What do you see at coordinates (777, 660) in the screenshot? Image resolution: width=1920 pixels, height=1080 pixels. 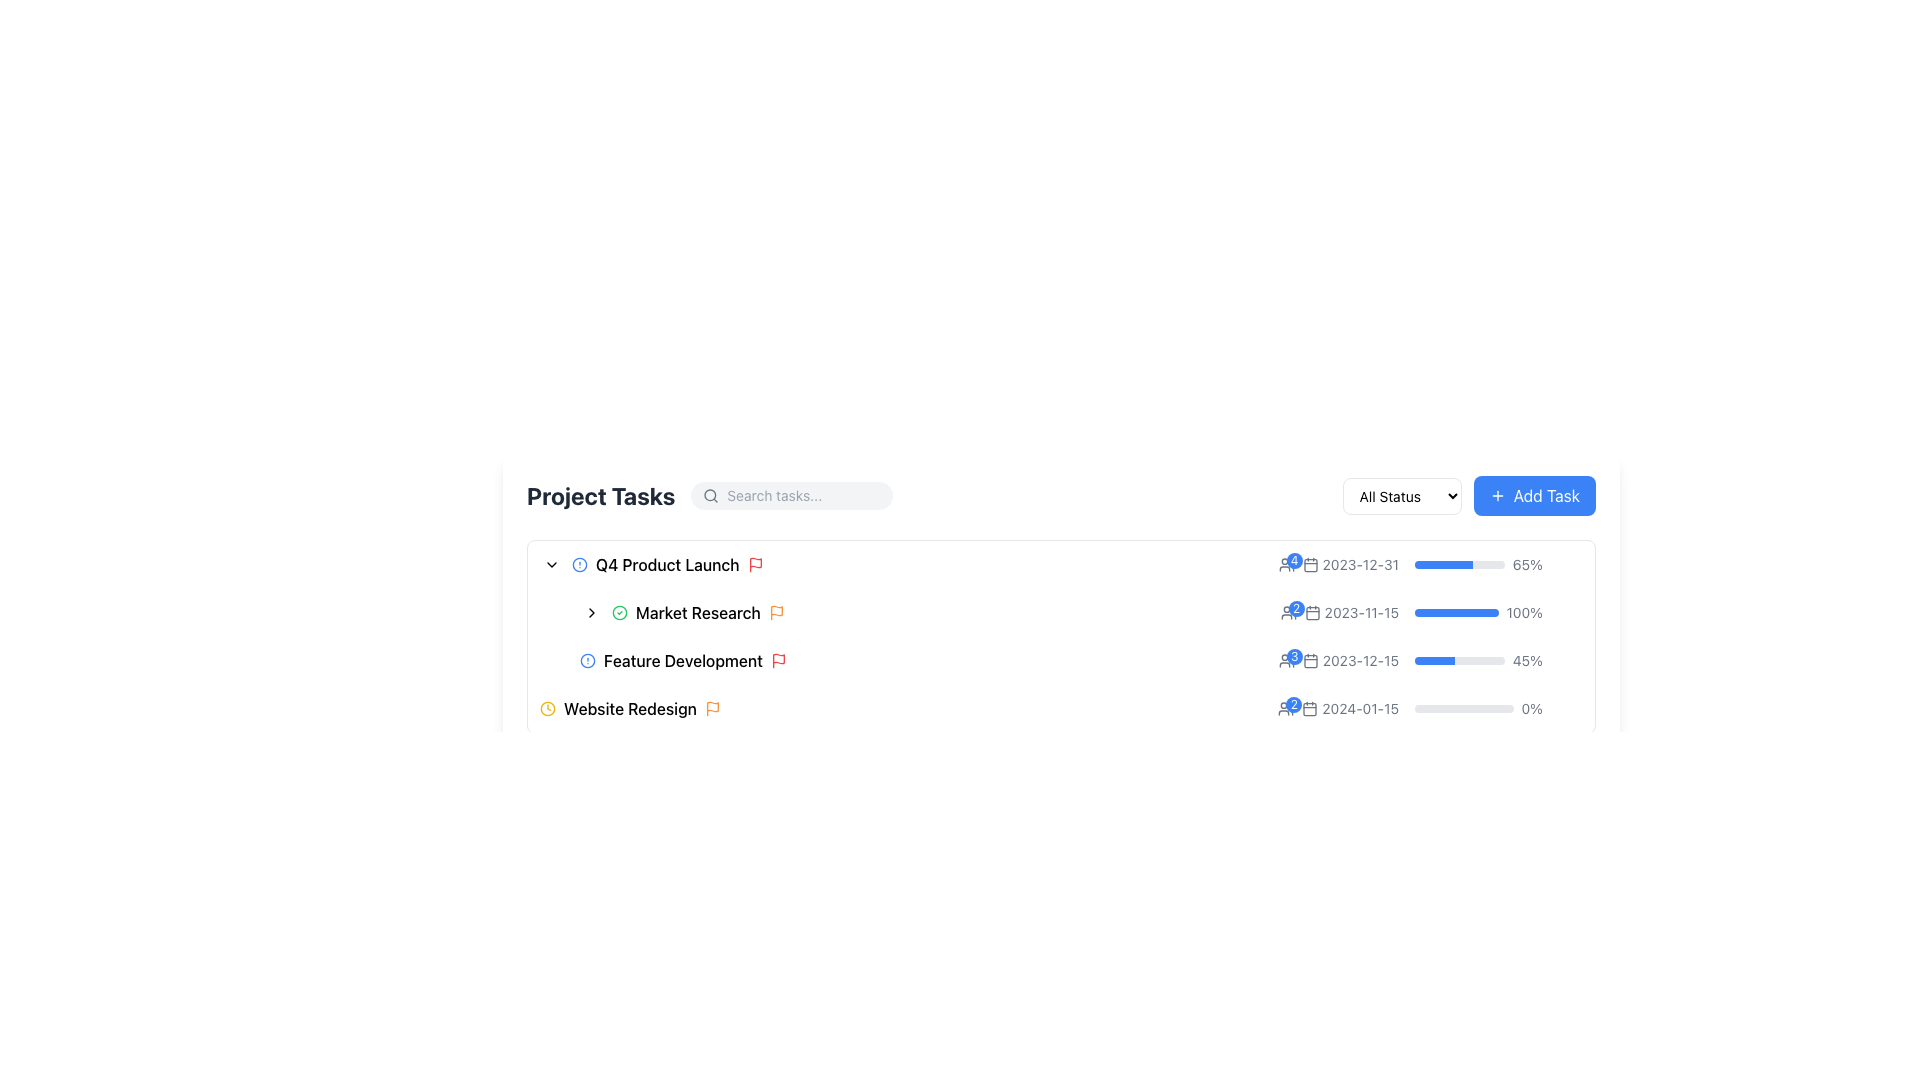 I see `the red flag icon located to the right of the text 'Feature Development'` at bounding box center [777, 660].